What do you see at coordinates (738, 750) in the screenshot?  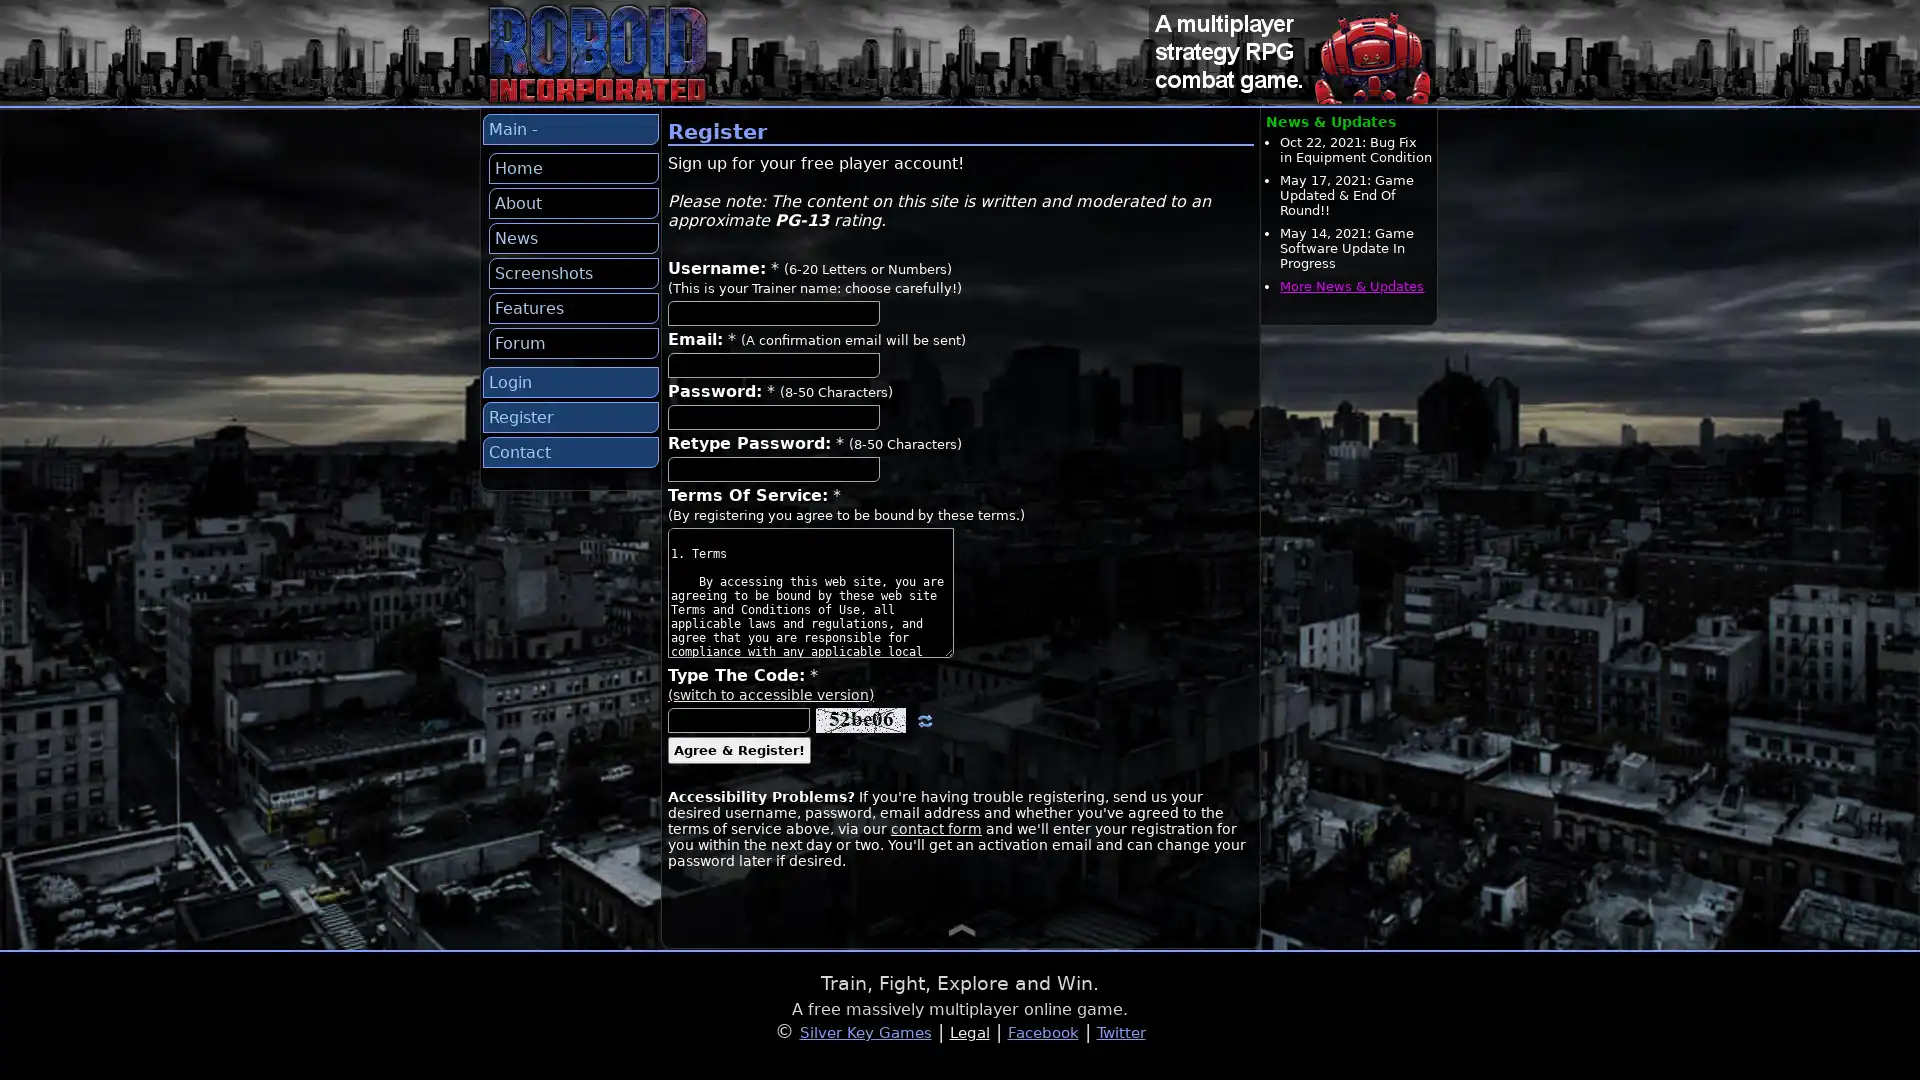 I see `Agree & Register!` at bounding box center [738, 750].